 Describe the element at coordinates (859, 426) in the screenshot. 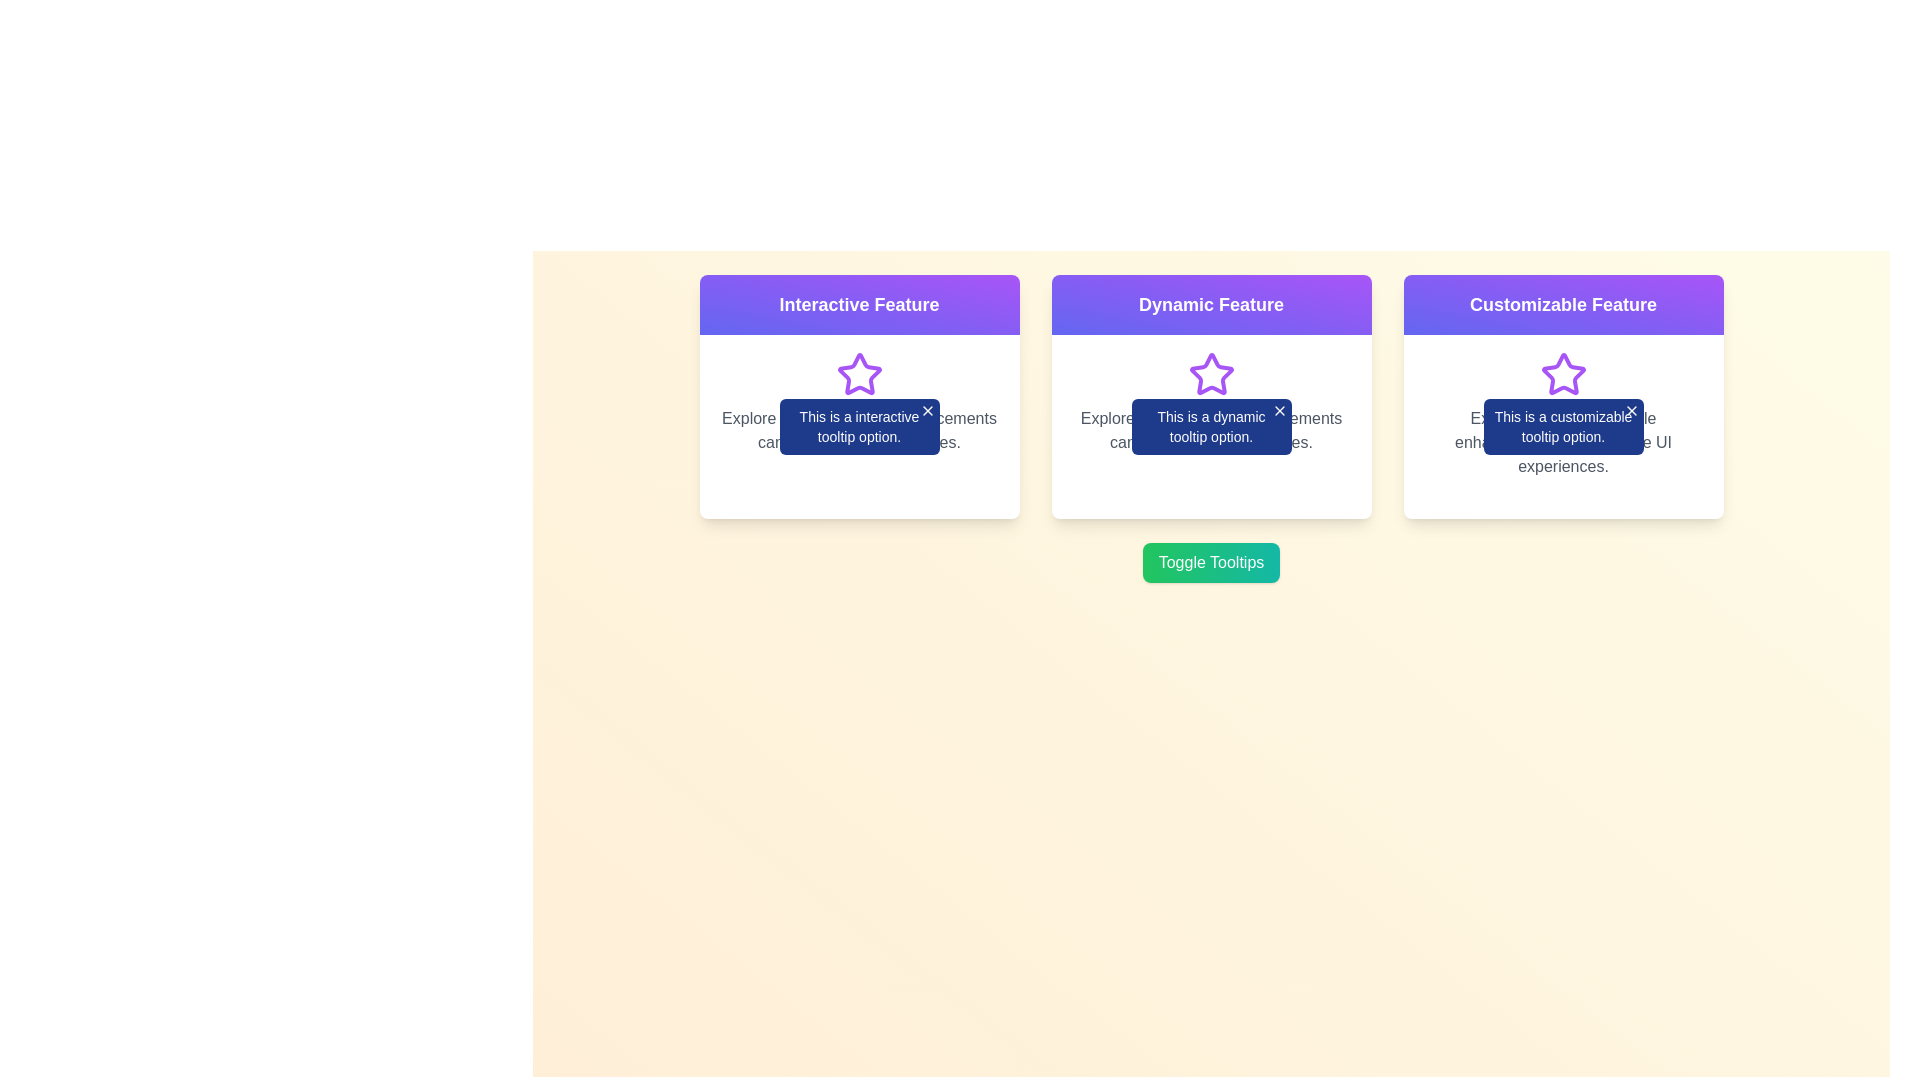

I see `the blue tooltip box that displays 'This is a interactive tooltip option.' located within the 'Interactive Feature' card` at that location.